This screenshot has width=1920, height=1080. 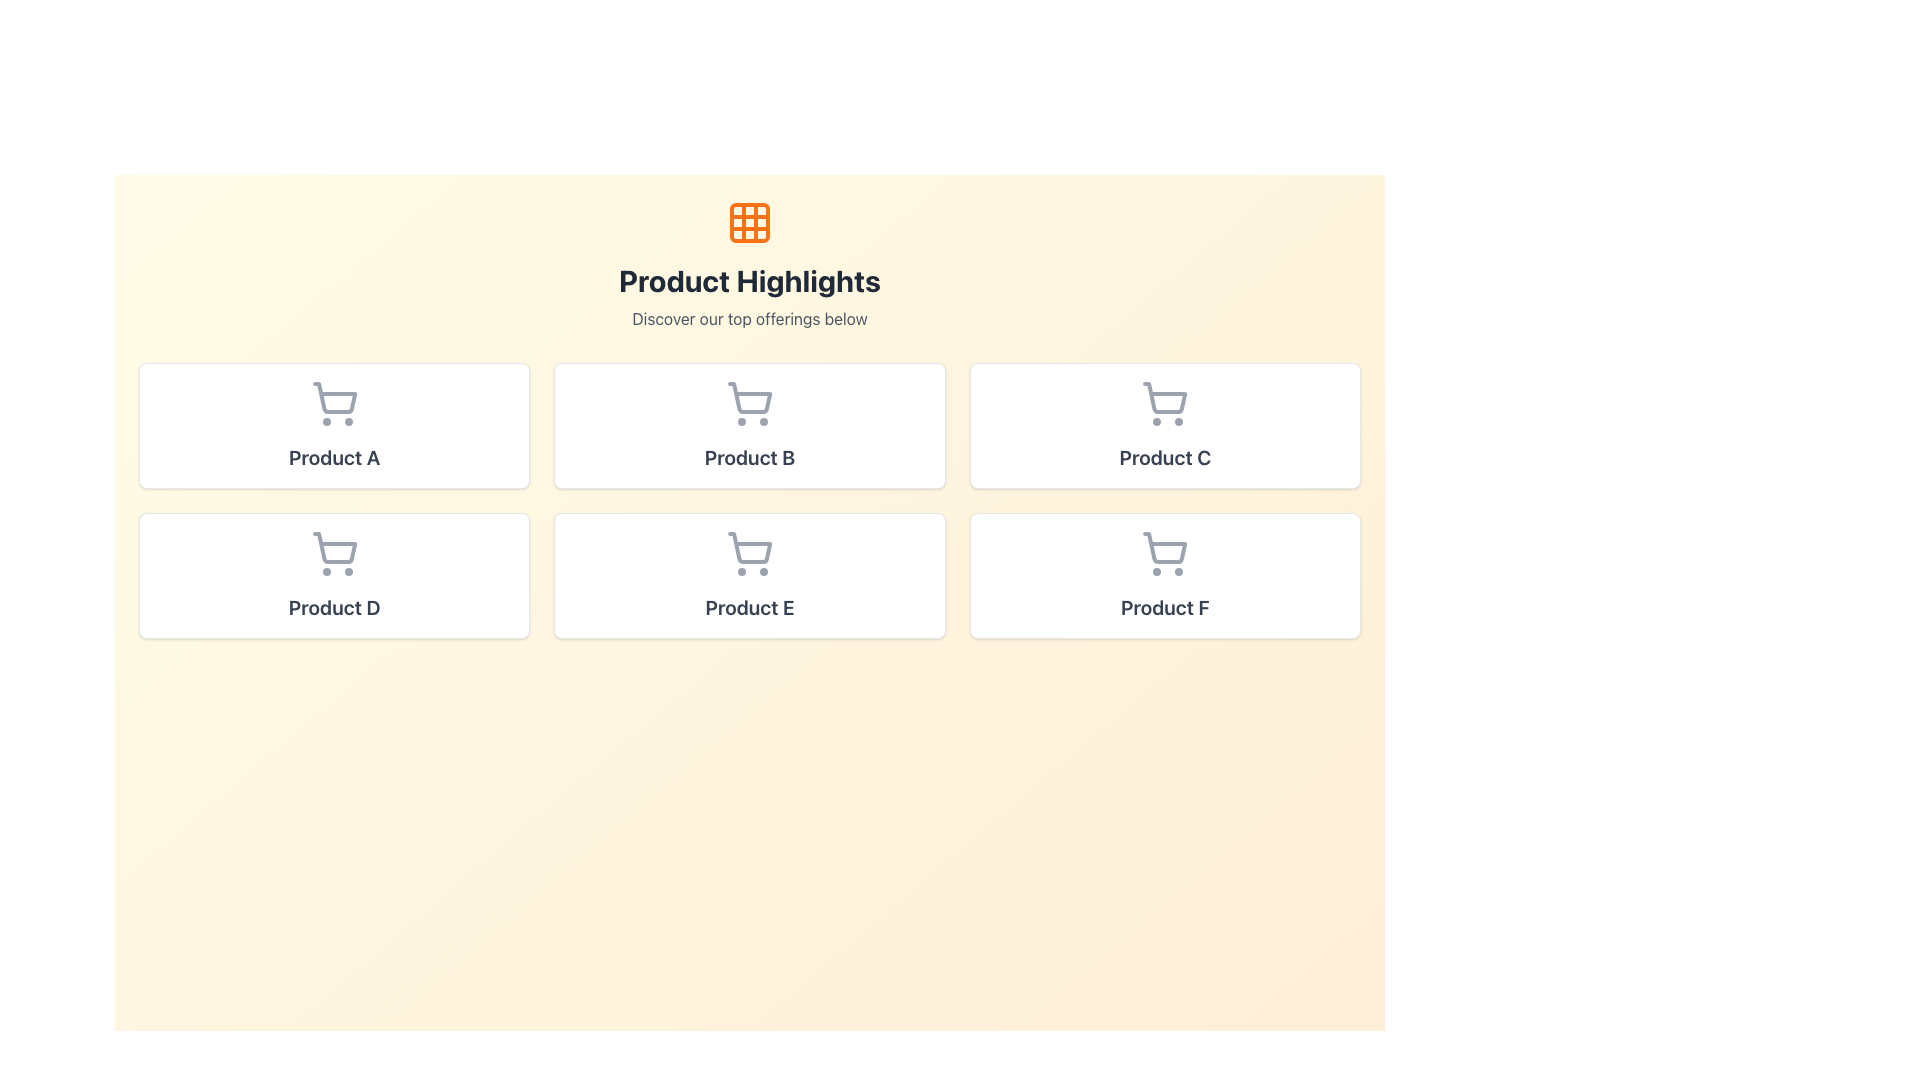 What do you see at coordinates (748, 223) in the screenshot?
I see `the icon located above the text 'Product Highlights' and 'Discover our top offerings below', which is centrally positioned in the highlighted section at the top of the interface` at bounding box center [748, 223].